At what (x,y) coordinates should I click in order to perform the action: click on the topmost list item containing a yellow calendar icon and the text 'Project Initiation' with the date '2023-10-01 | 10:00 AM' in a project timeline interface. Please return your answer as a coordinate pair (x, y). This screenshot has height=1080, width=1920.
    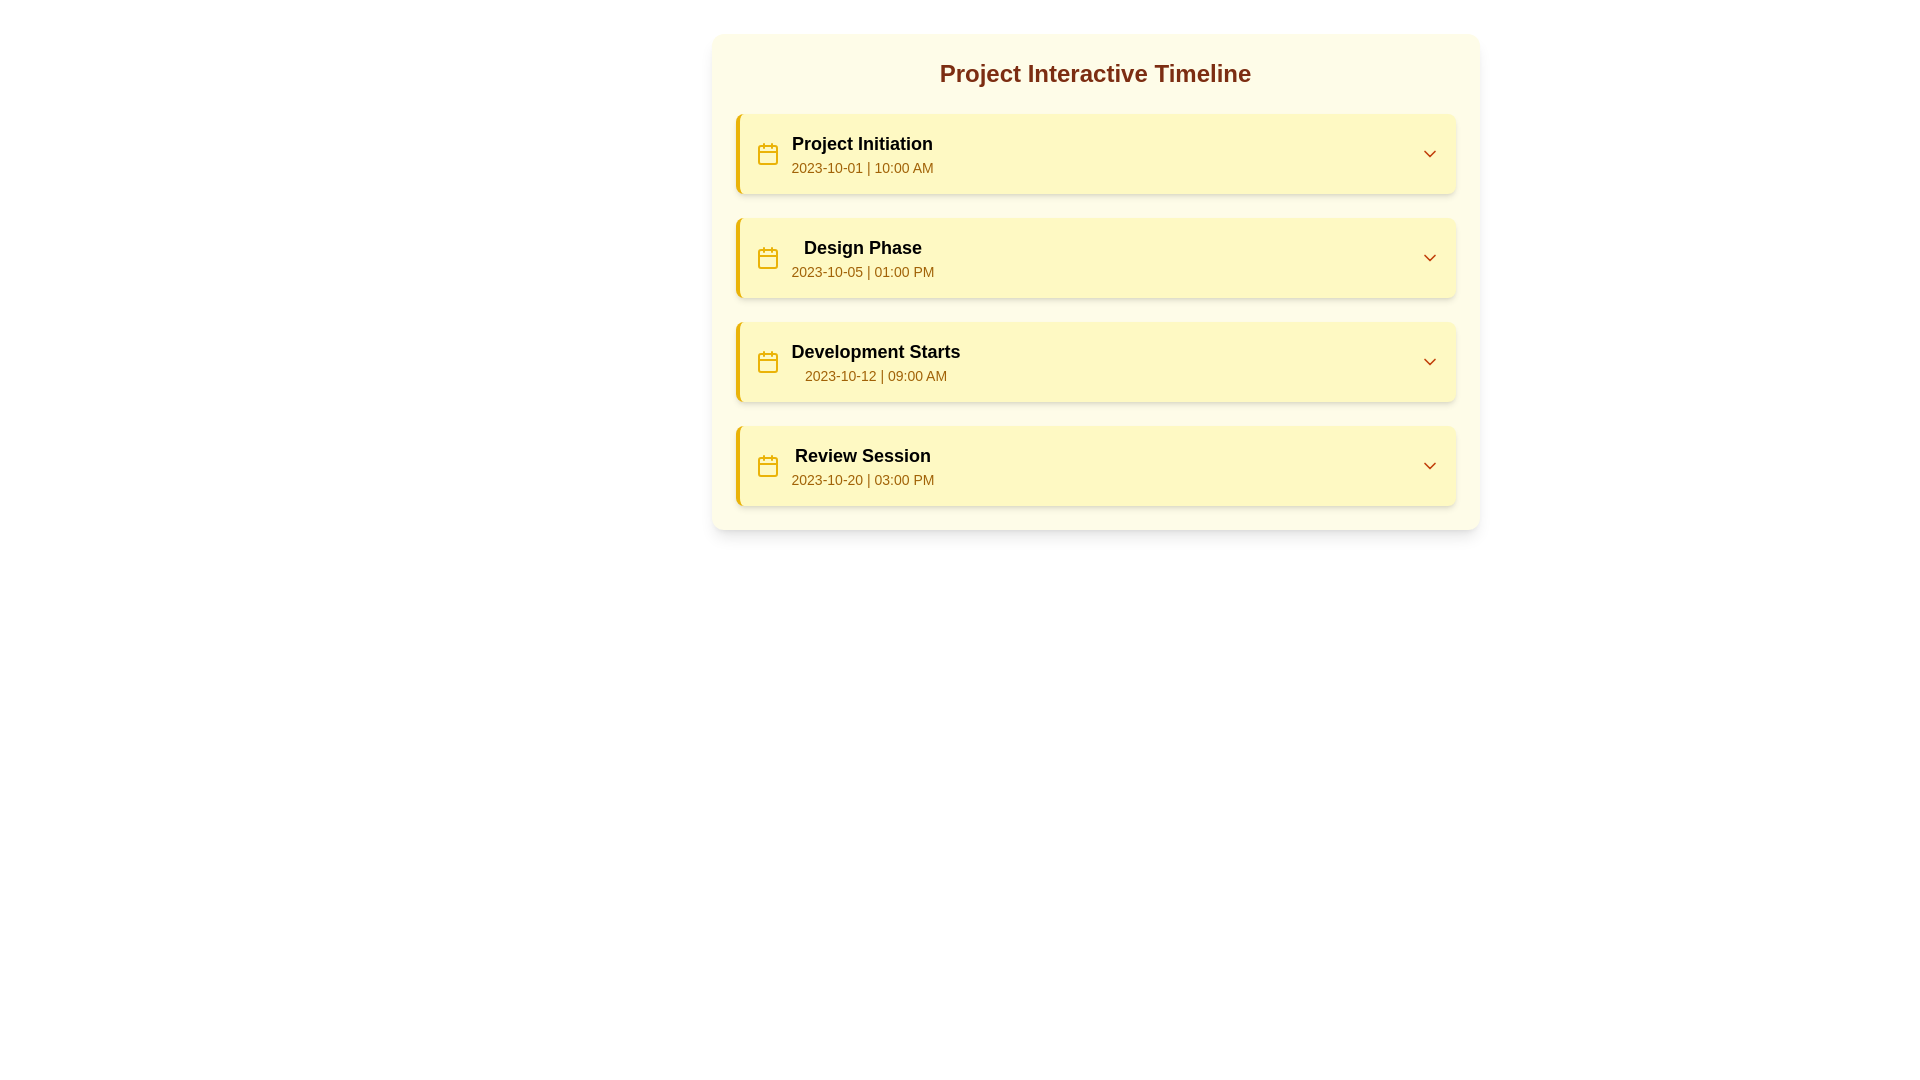
    Looking at the image, I should click on (844, 153).